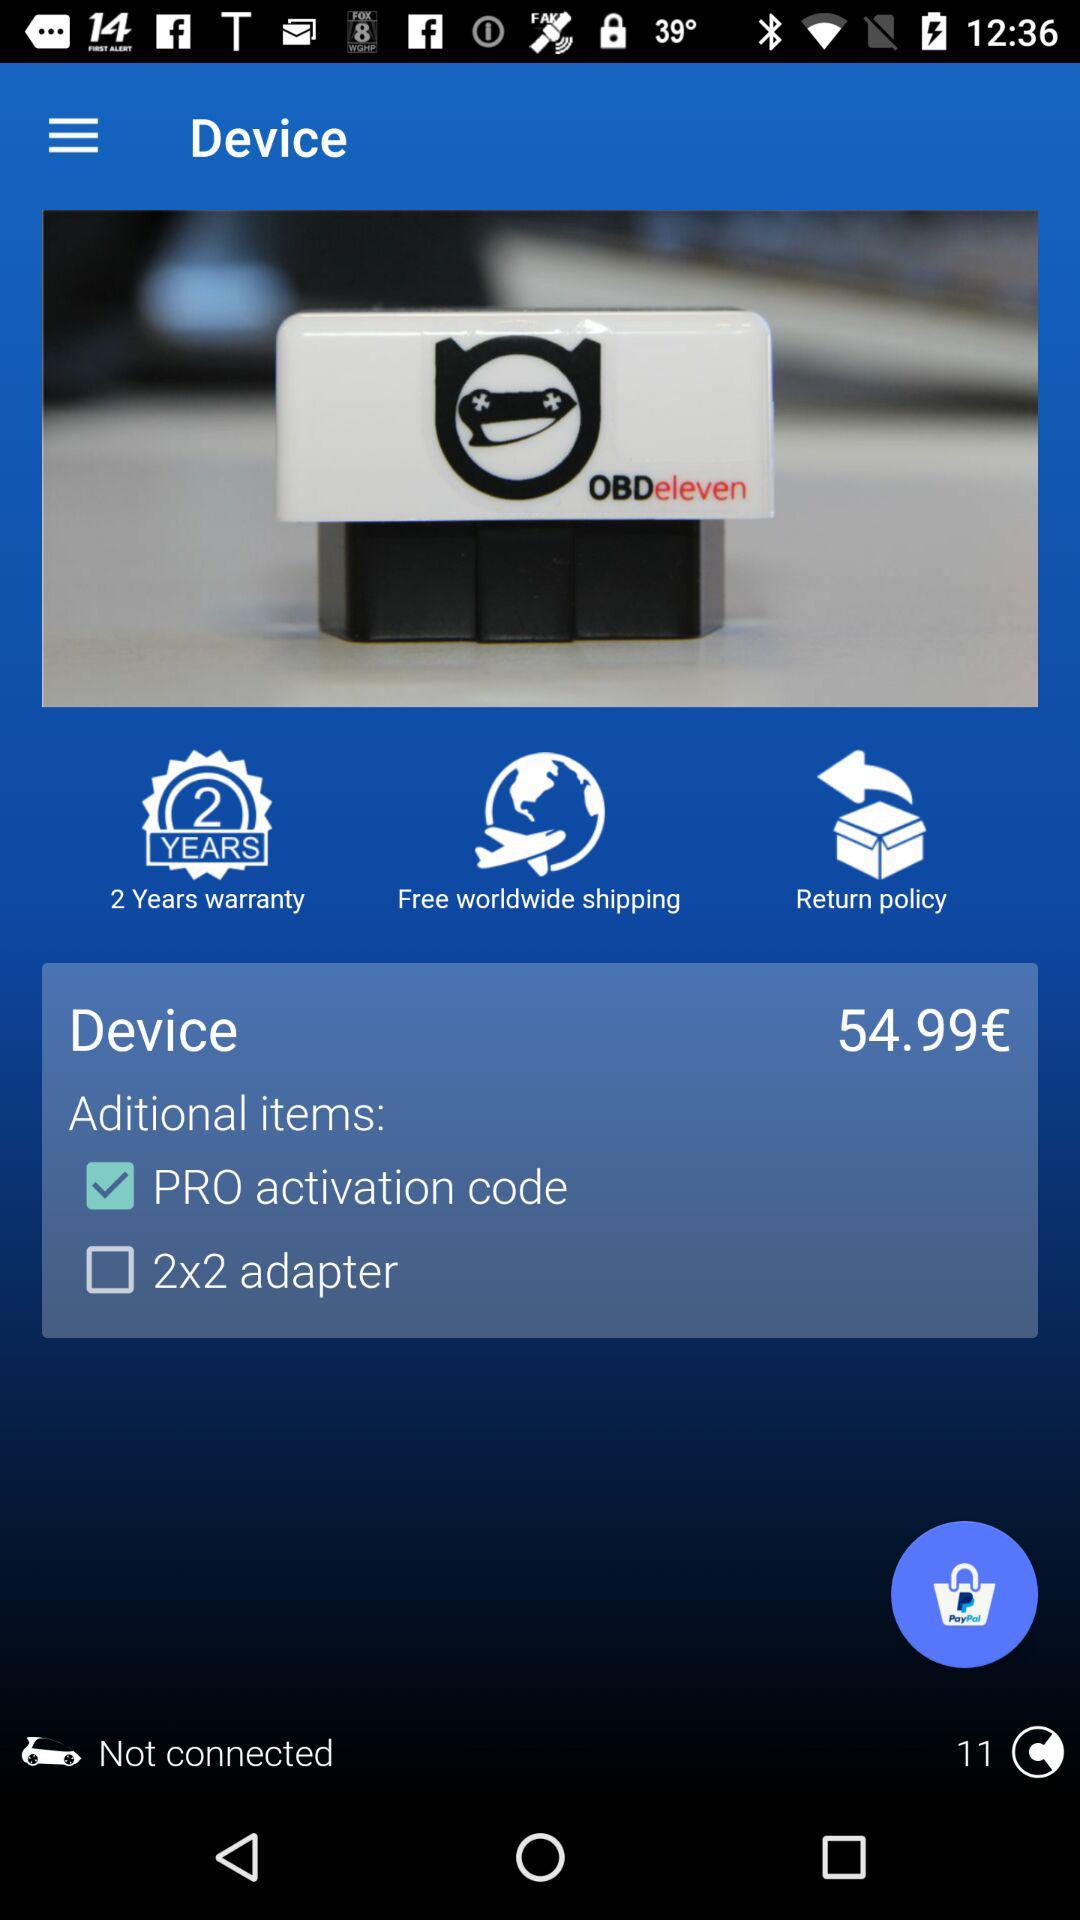 This screenshot has width=1080, height=1920. Describe the element at coordinates (72, 135) in the screenshot. I see `item next to the device item` at that location.